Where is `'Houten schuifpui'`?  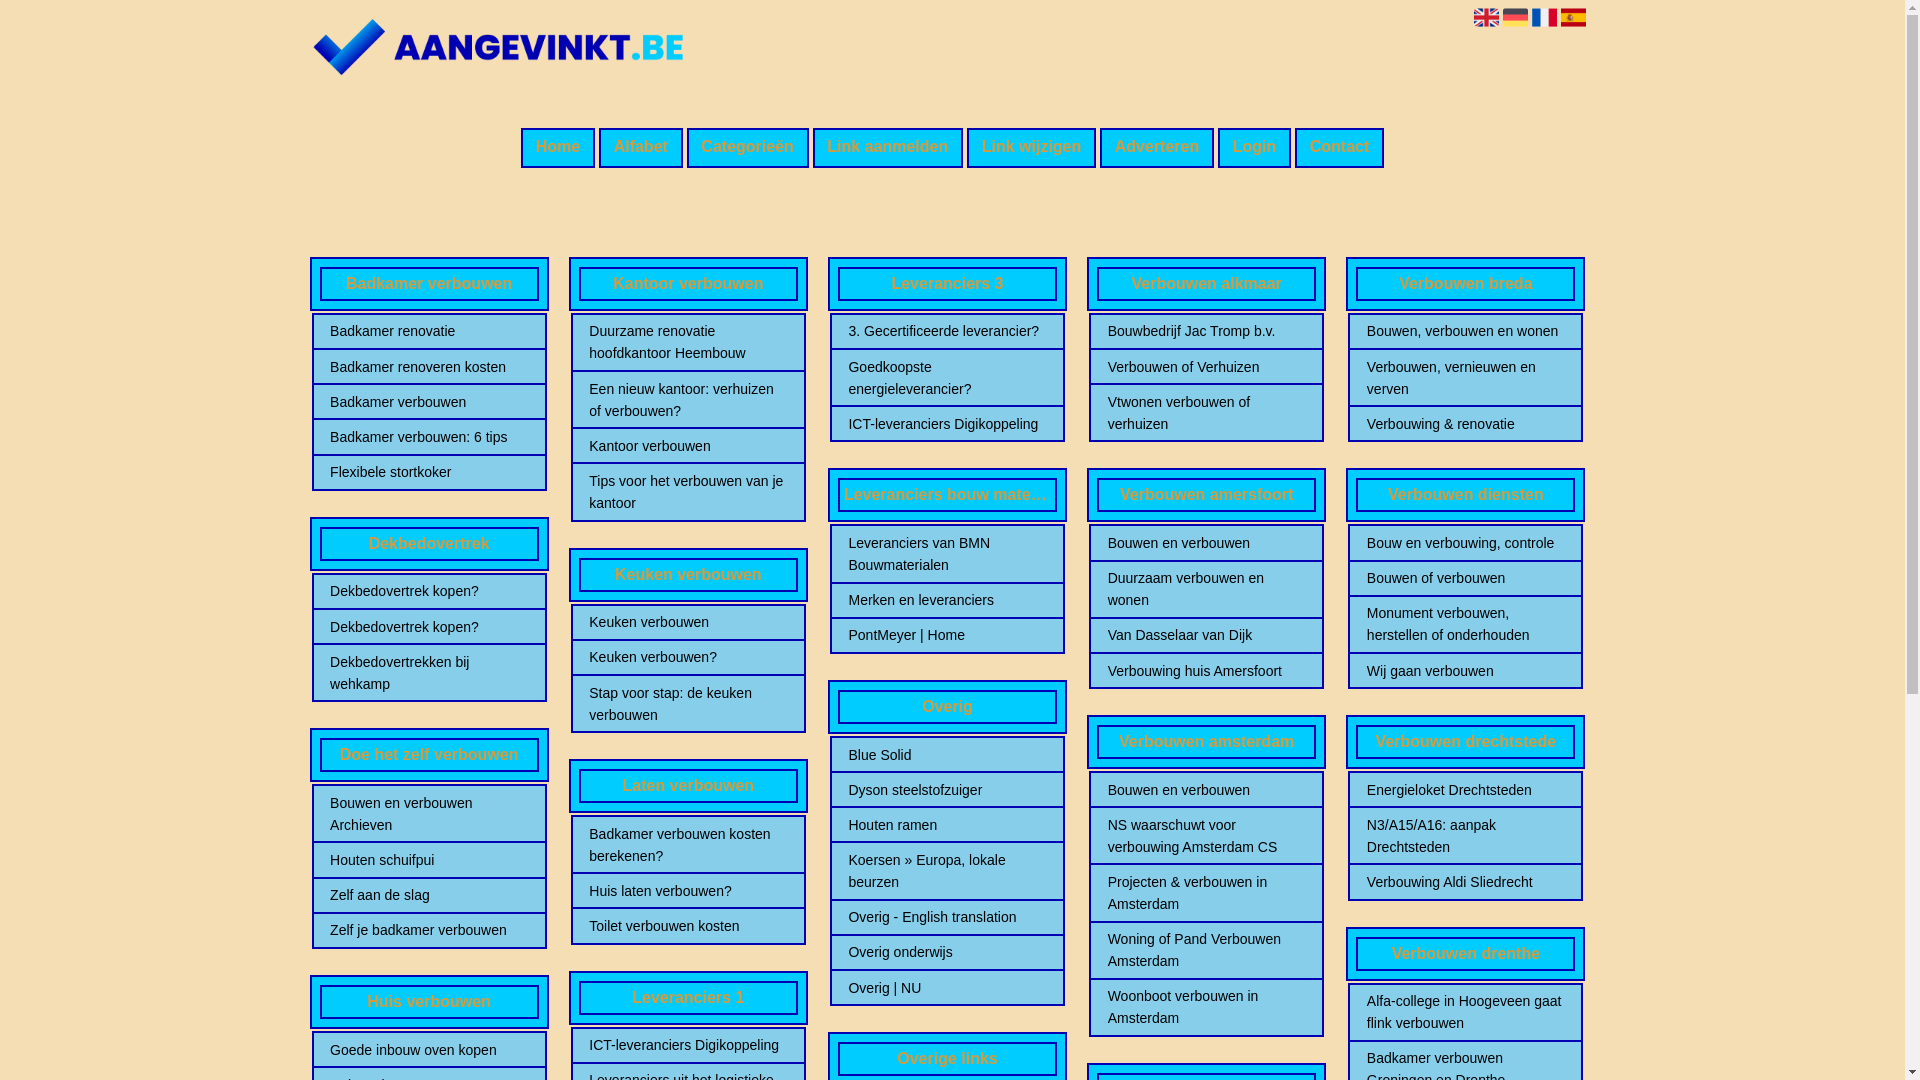
'Houten schuifpui' is located at coordinates (330, 859).